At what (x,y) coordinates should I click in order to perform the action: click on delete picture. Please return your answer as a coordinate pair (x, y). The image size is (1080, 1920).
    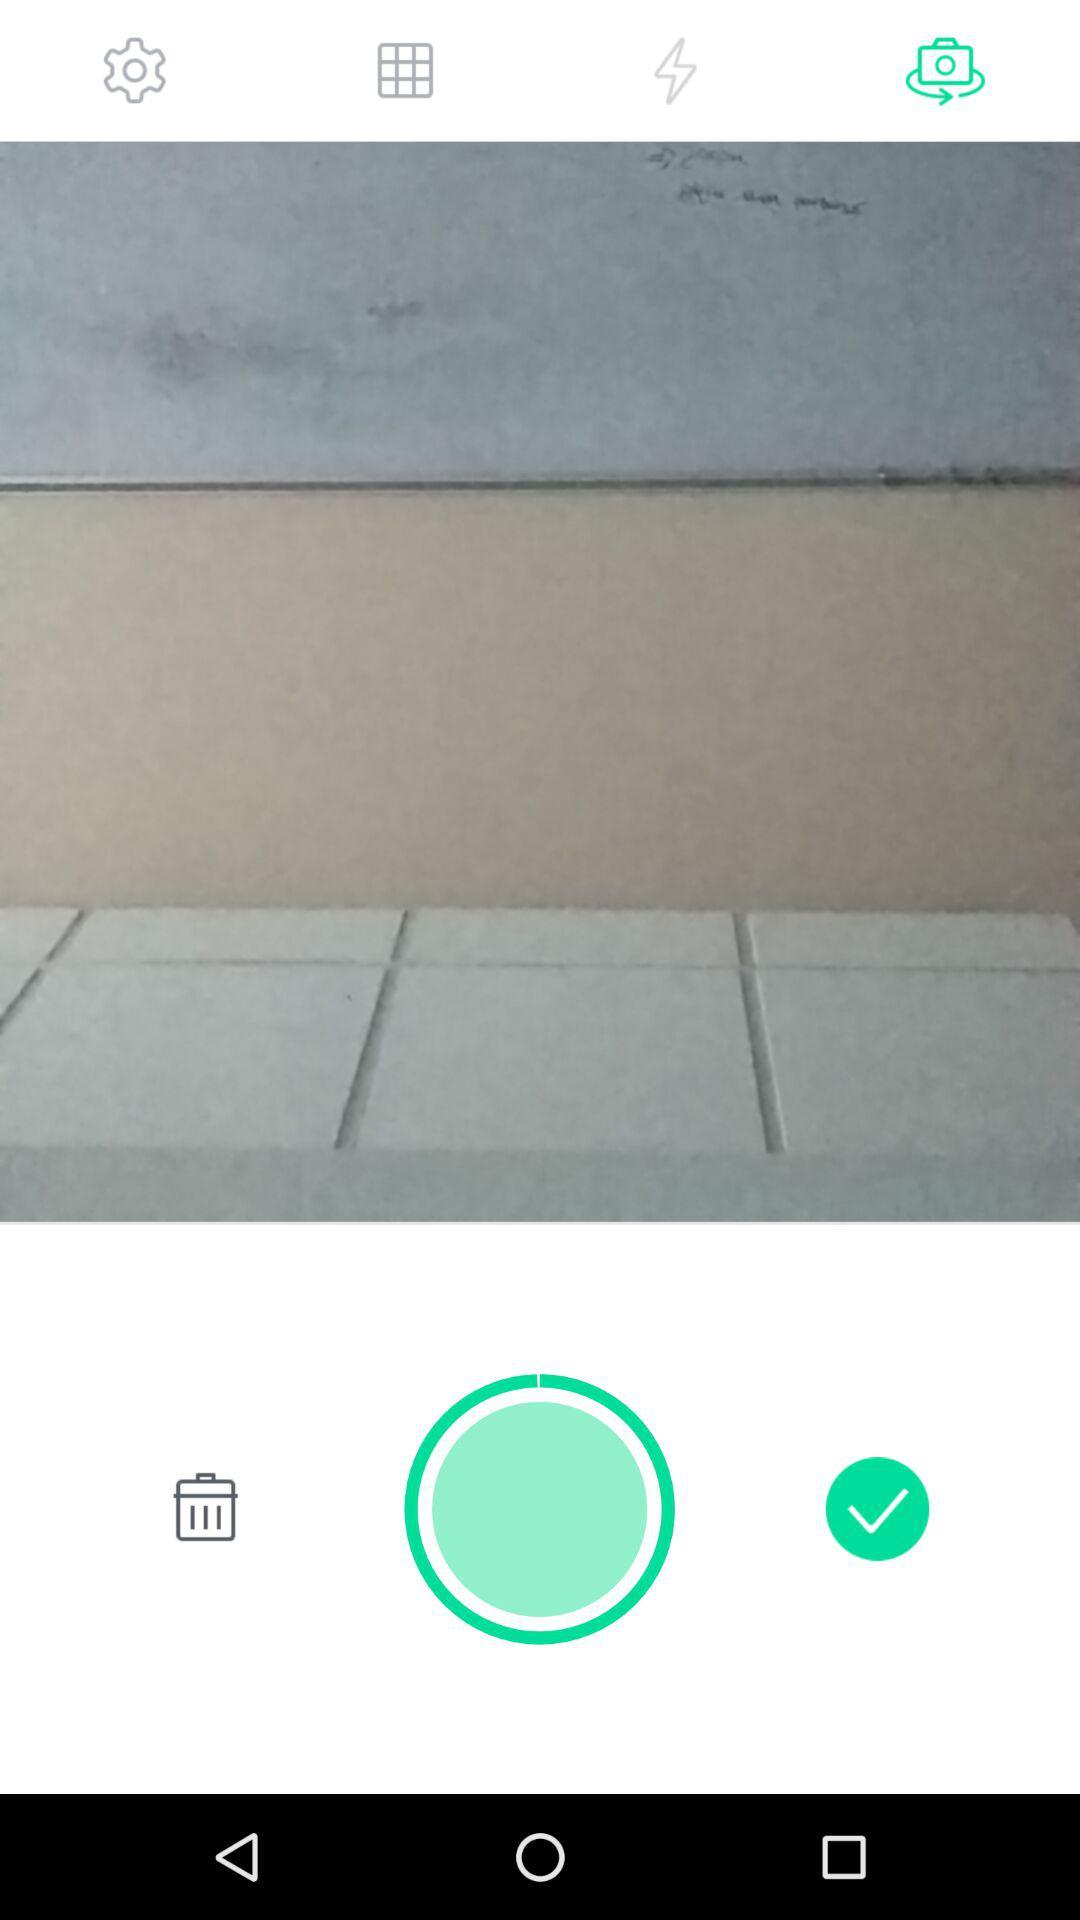
    Looking at the image, I should click on (201, 1508).